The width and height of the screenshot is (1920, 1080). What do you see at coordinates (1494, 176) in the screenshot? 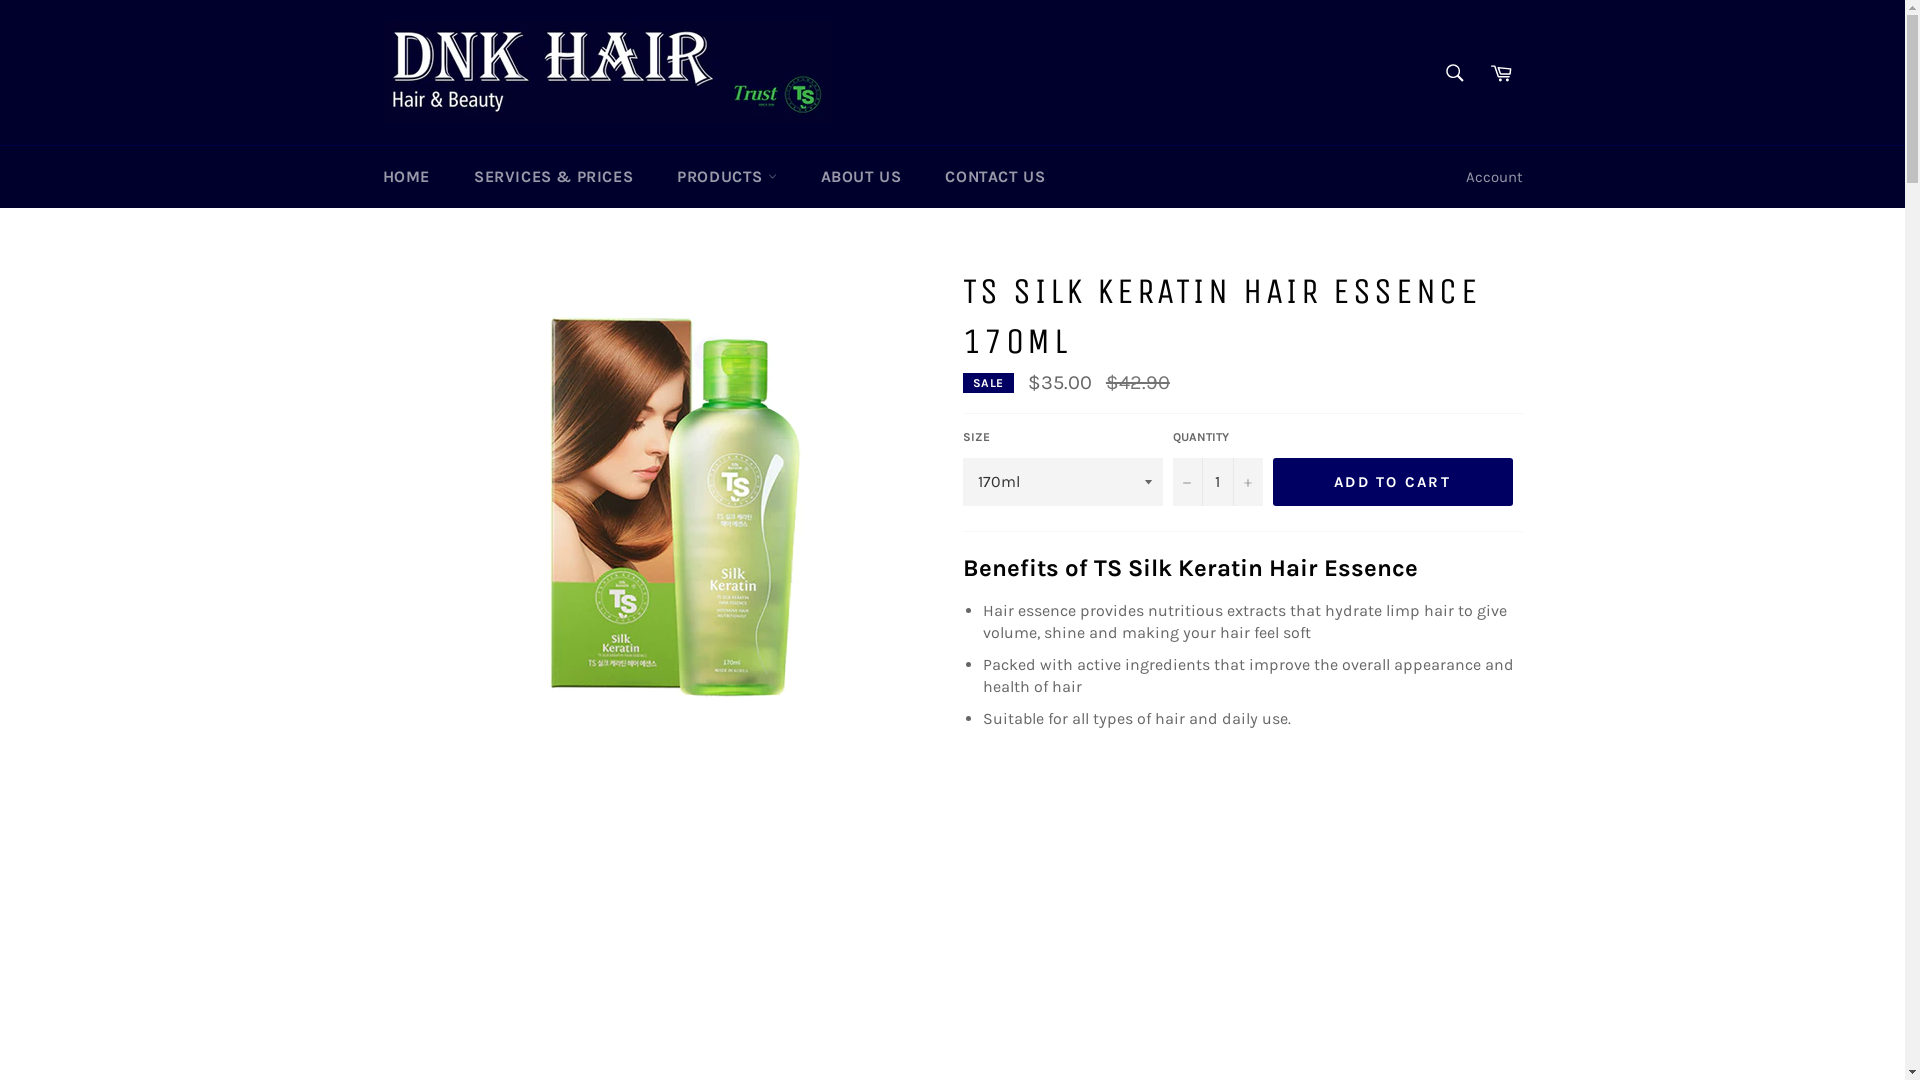
I see `'Account'` at bounding box center [1494, 176].